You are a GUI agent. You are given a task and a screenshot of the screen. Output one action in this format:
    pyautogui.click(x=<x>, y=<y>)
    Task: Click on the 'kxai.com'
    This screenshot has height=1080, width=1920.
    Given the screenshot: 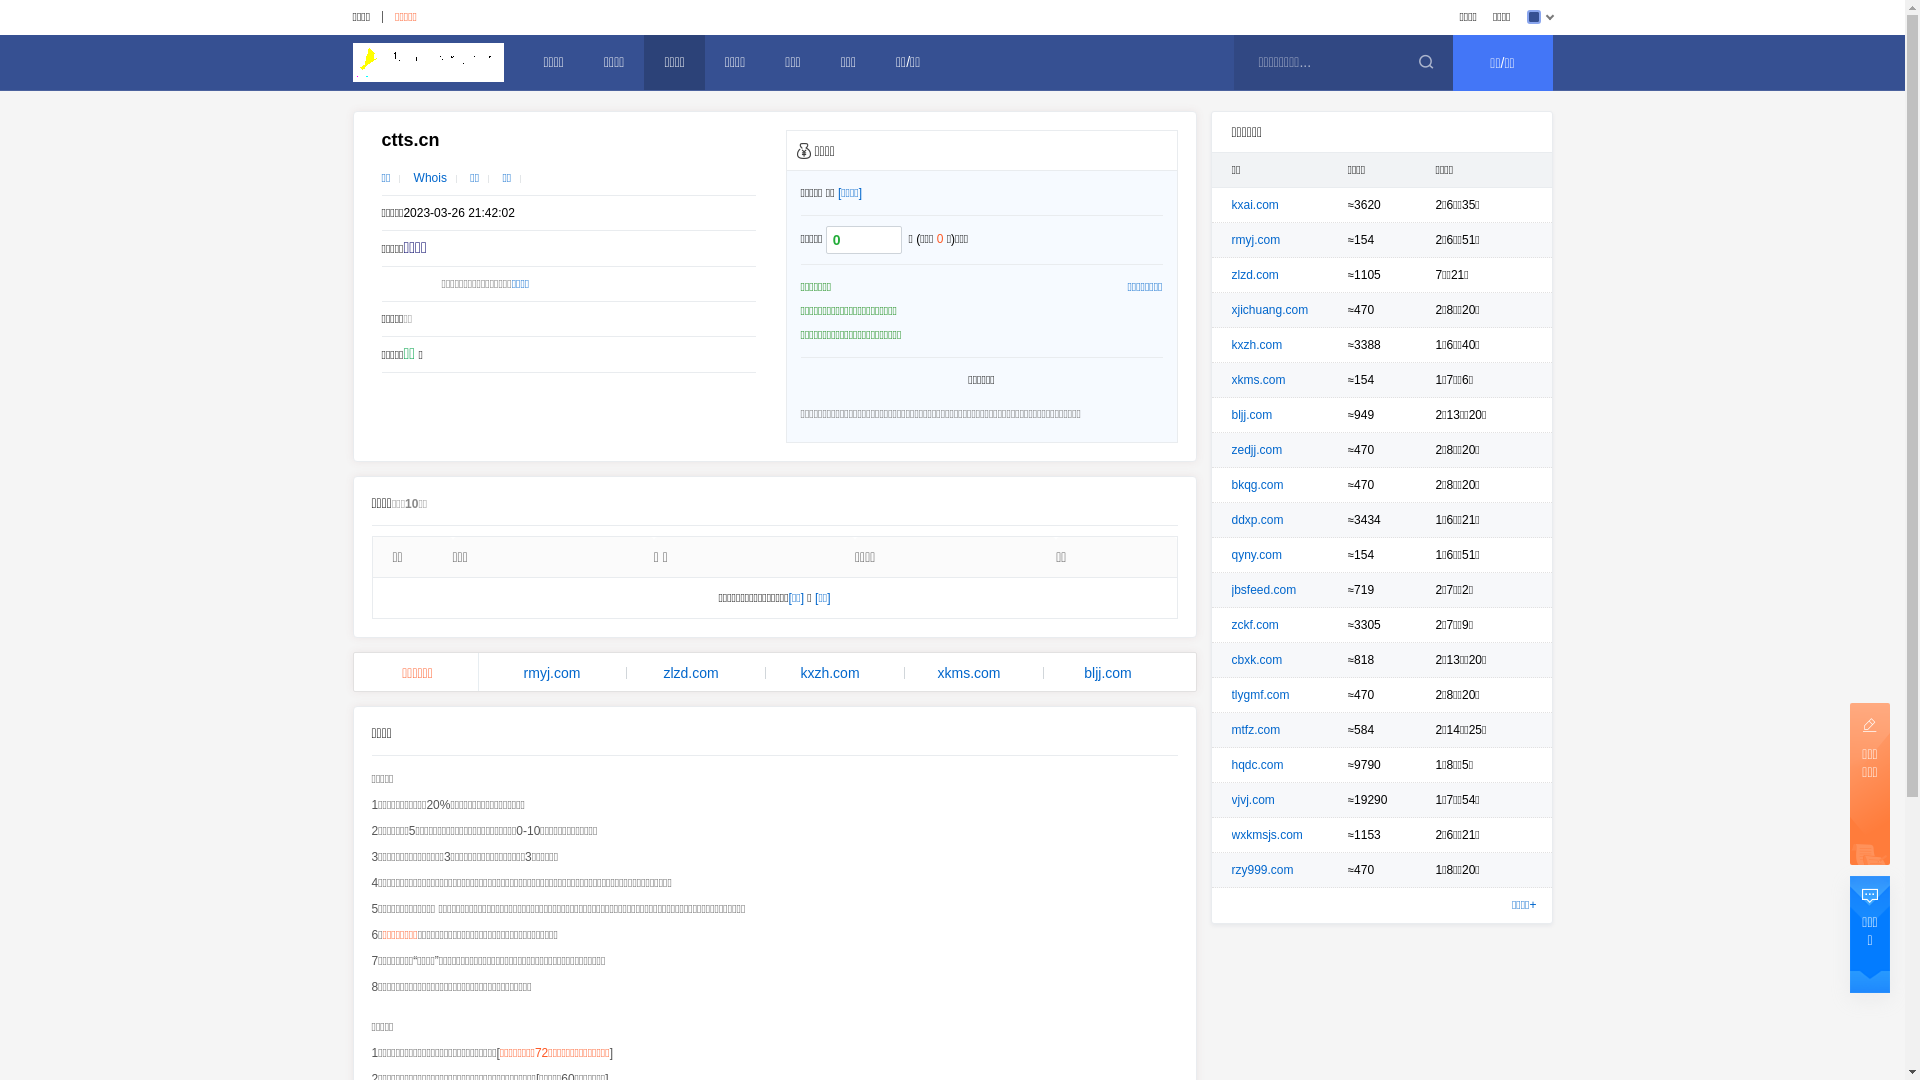 What is the action you would take?
    pyautogui.click(x=1231, y=204)
    